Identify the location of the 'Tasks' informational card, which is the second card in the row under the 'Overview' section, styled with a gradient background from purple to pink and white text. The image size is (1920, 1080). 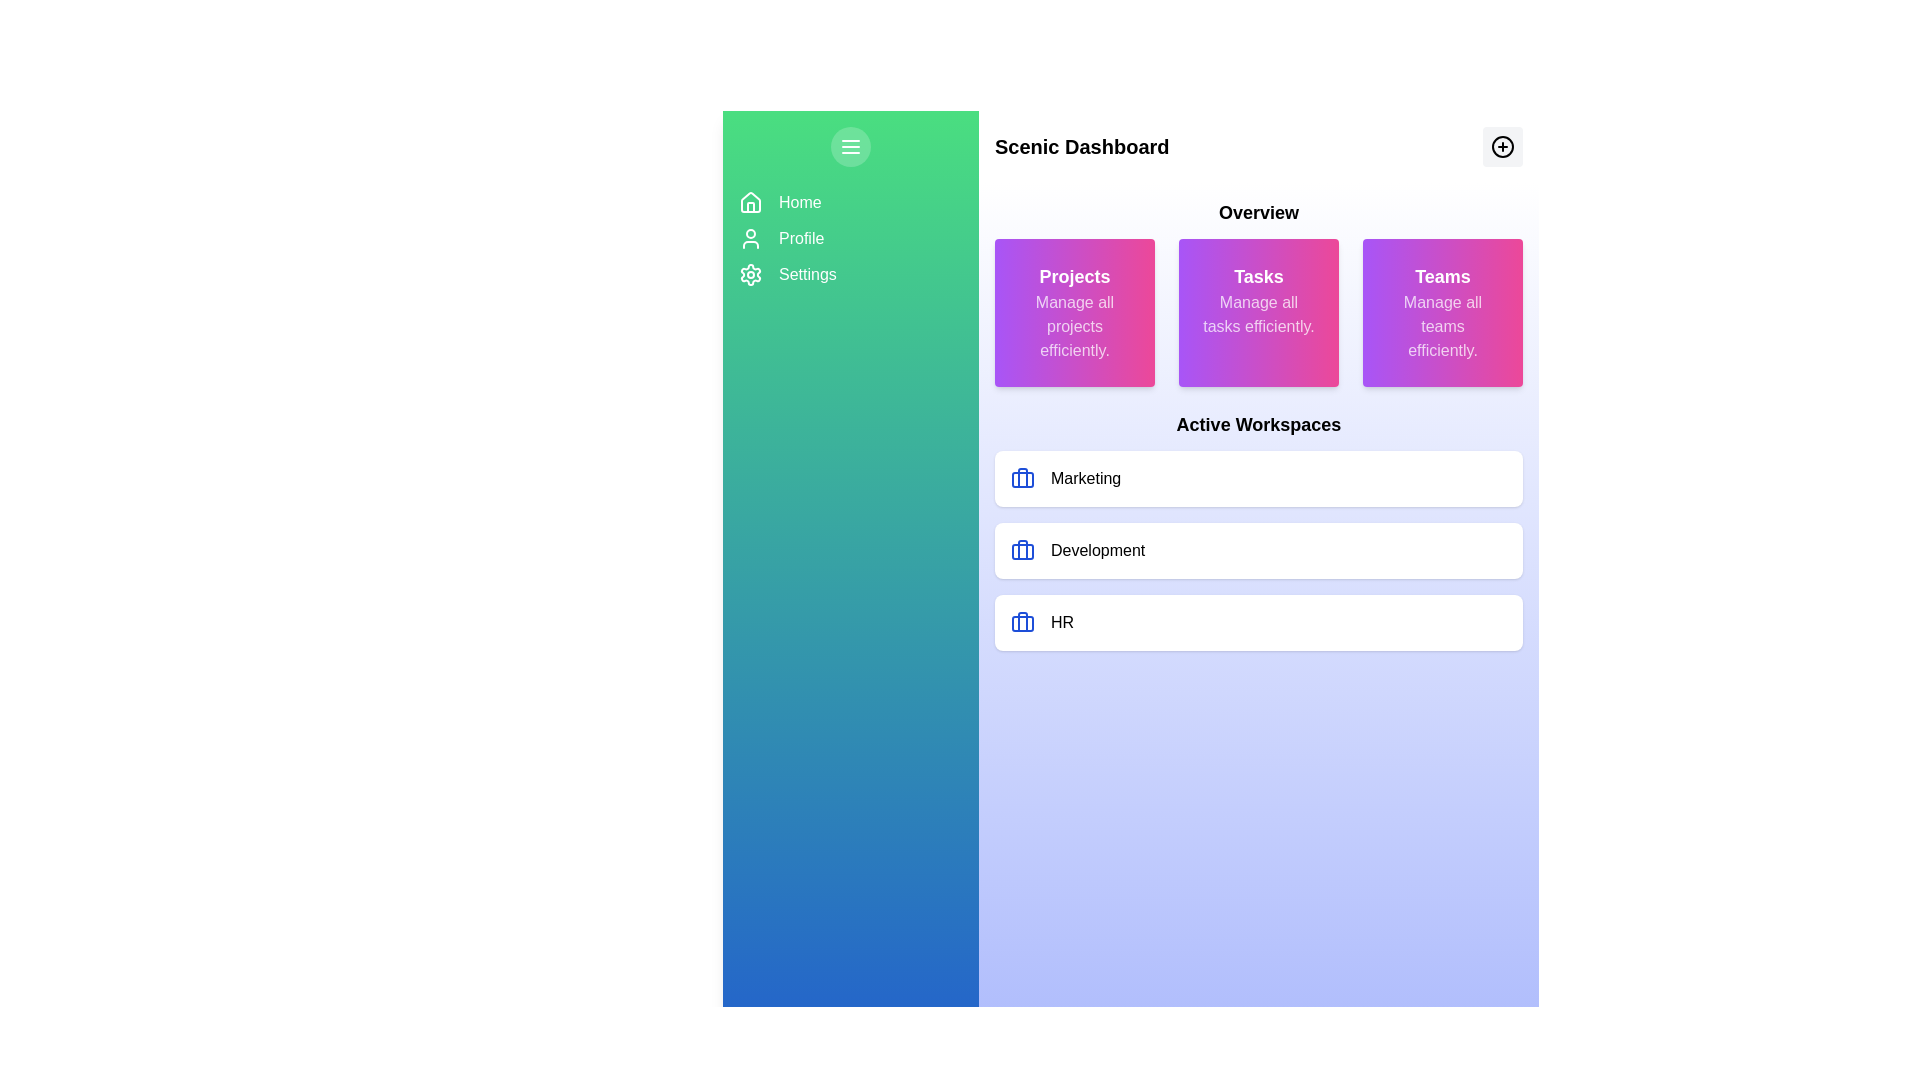
(1257, 312).